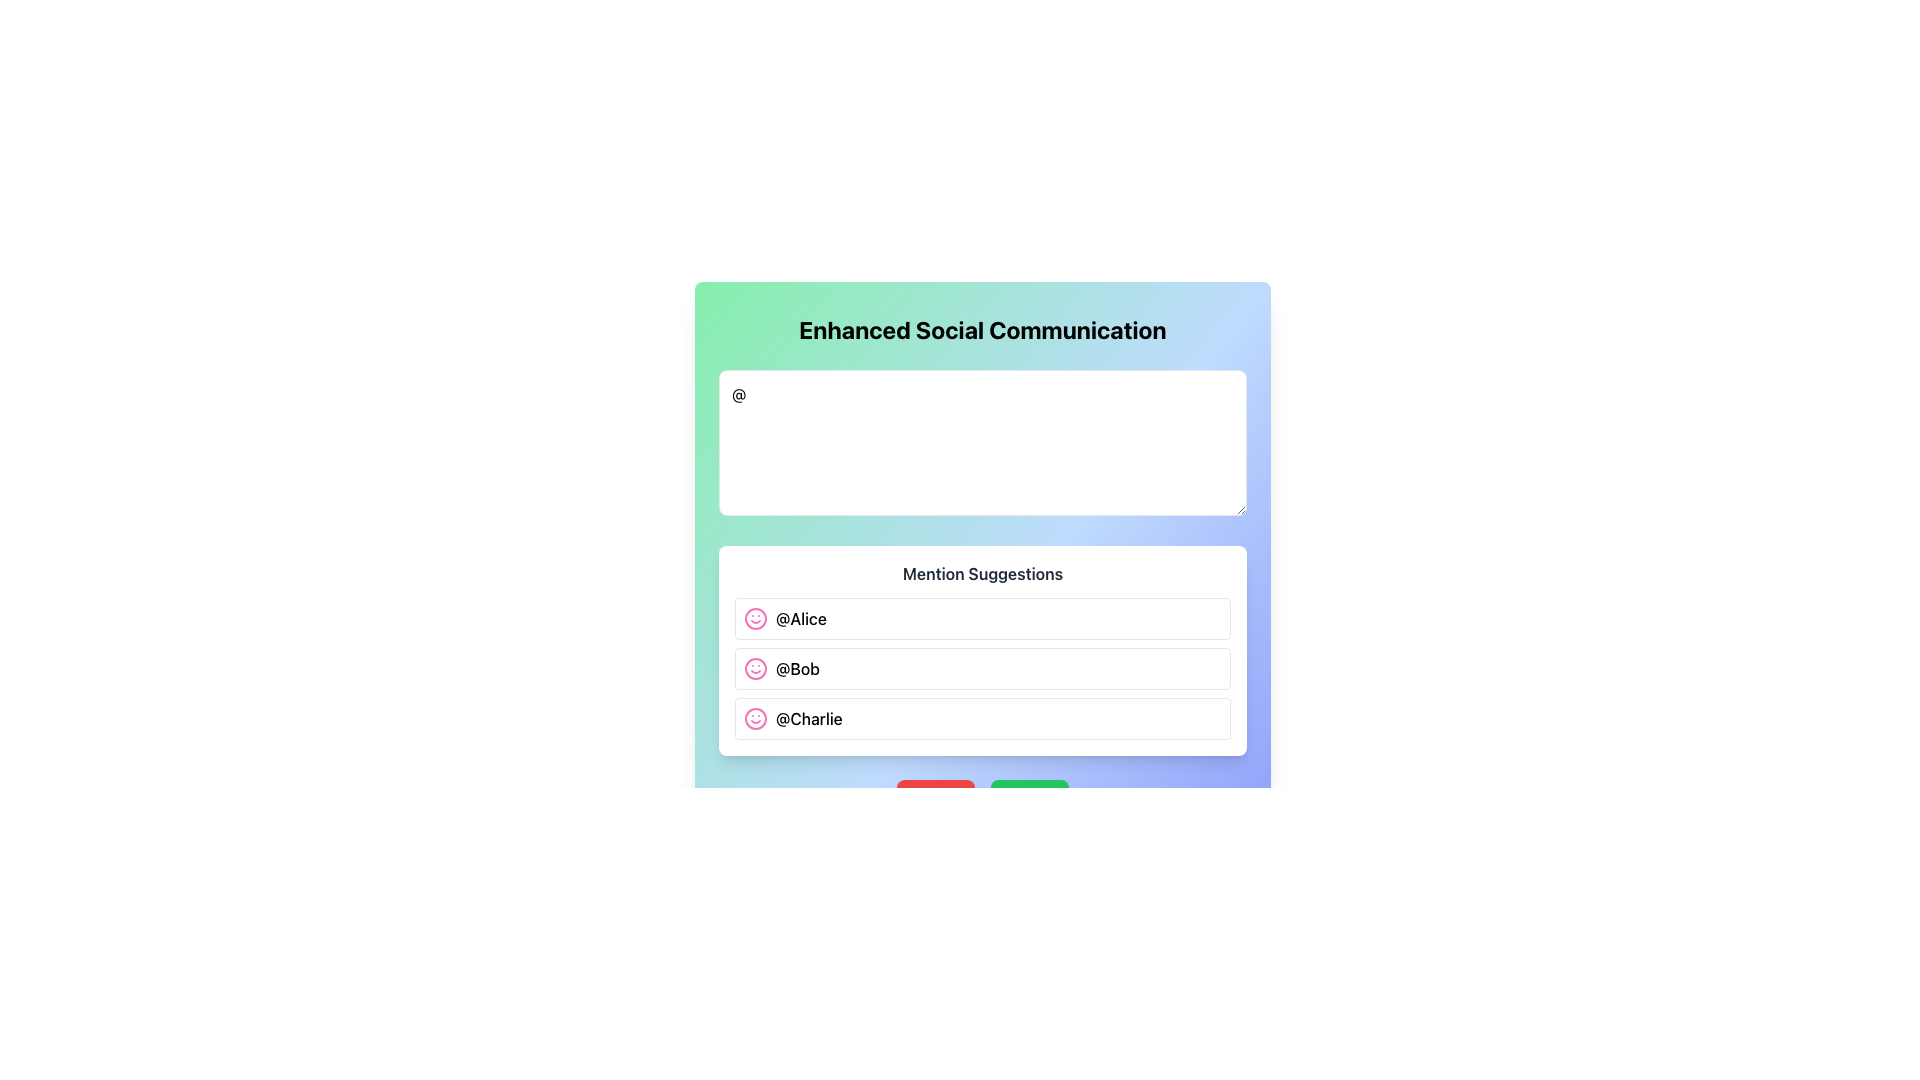 This screenshot has width=1920, height=1080. I want to click on the text label displaying '@Charlie', so click(809, 717).